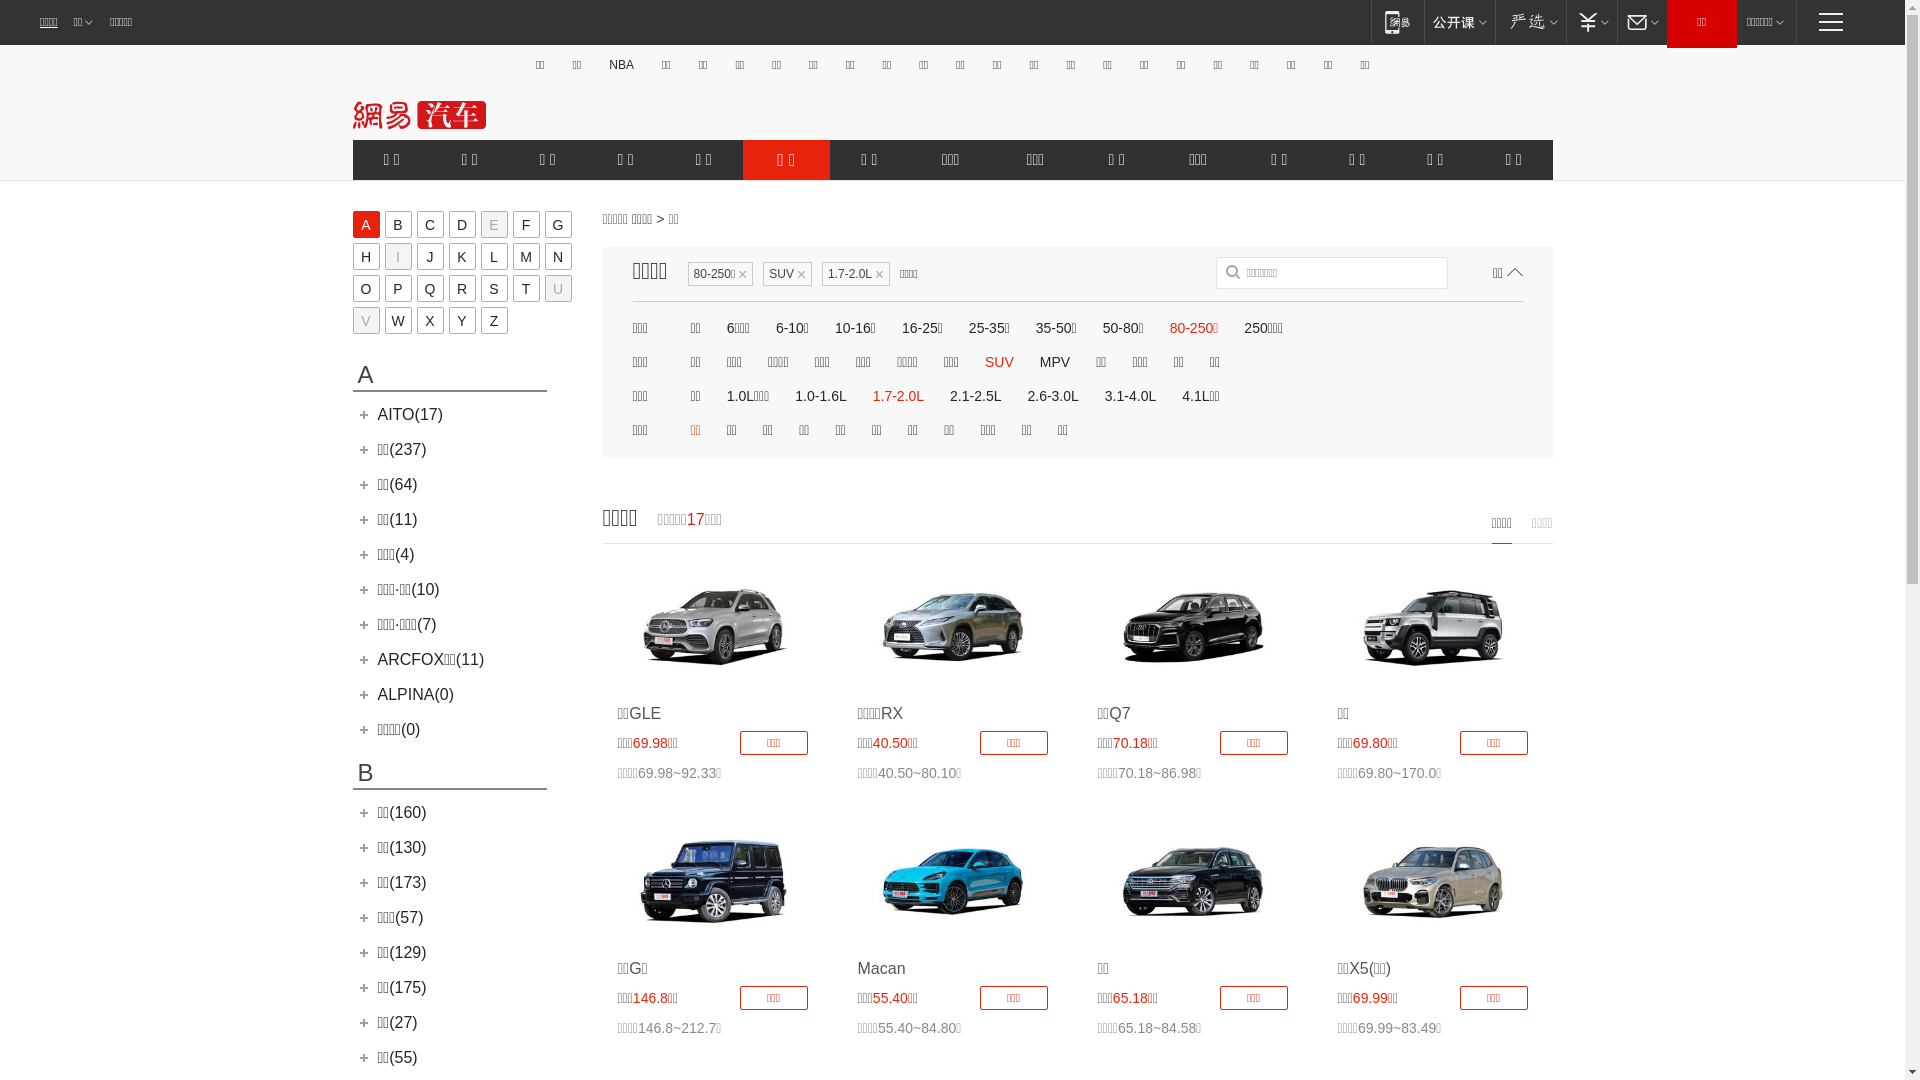 Image resolution: width=1920 pixels, height=1080 pixels. I want to click on 'A', so click(351, 224).